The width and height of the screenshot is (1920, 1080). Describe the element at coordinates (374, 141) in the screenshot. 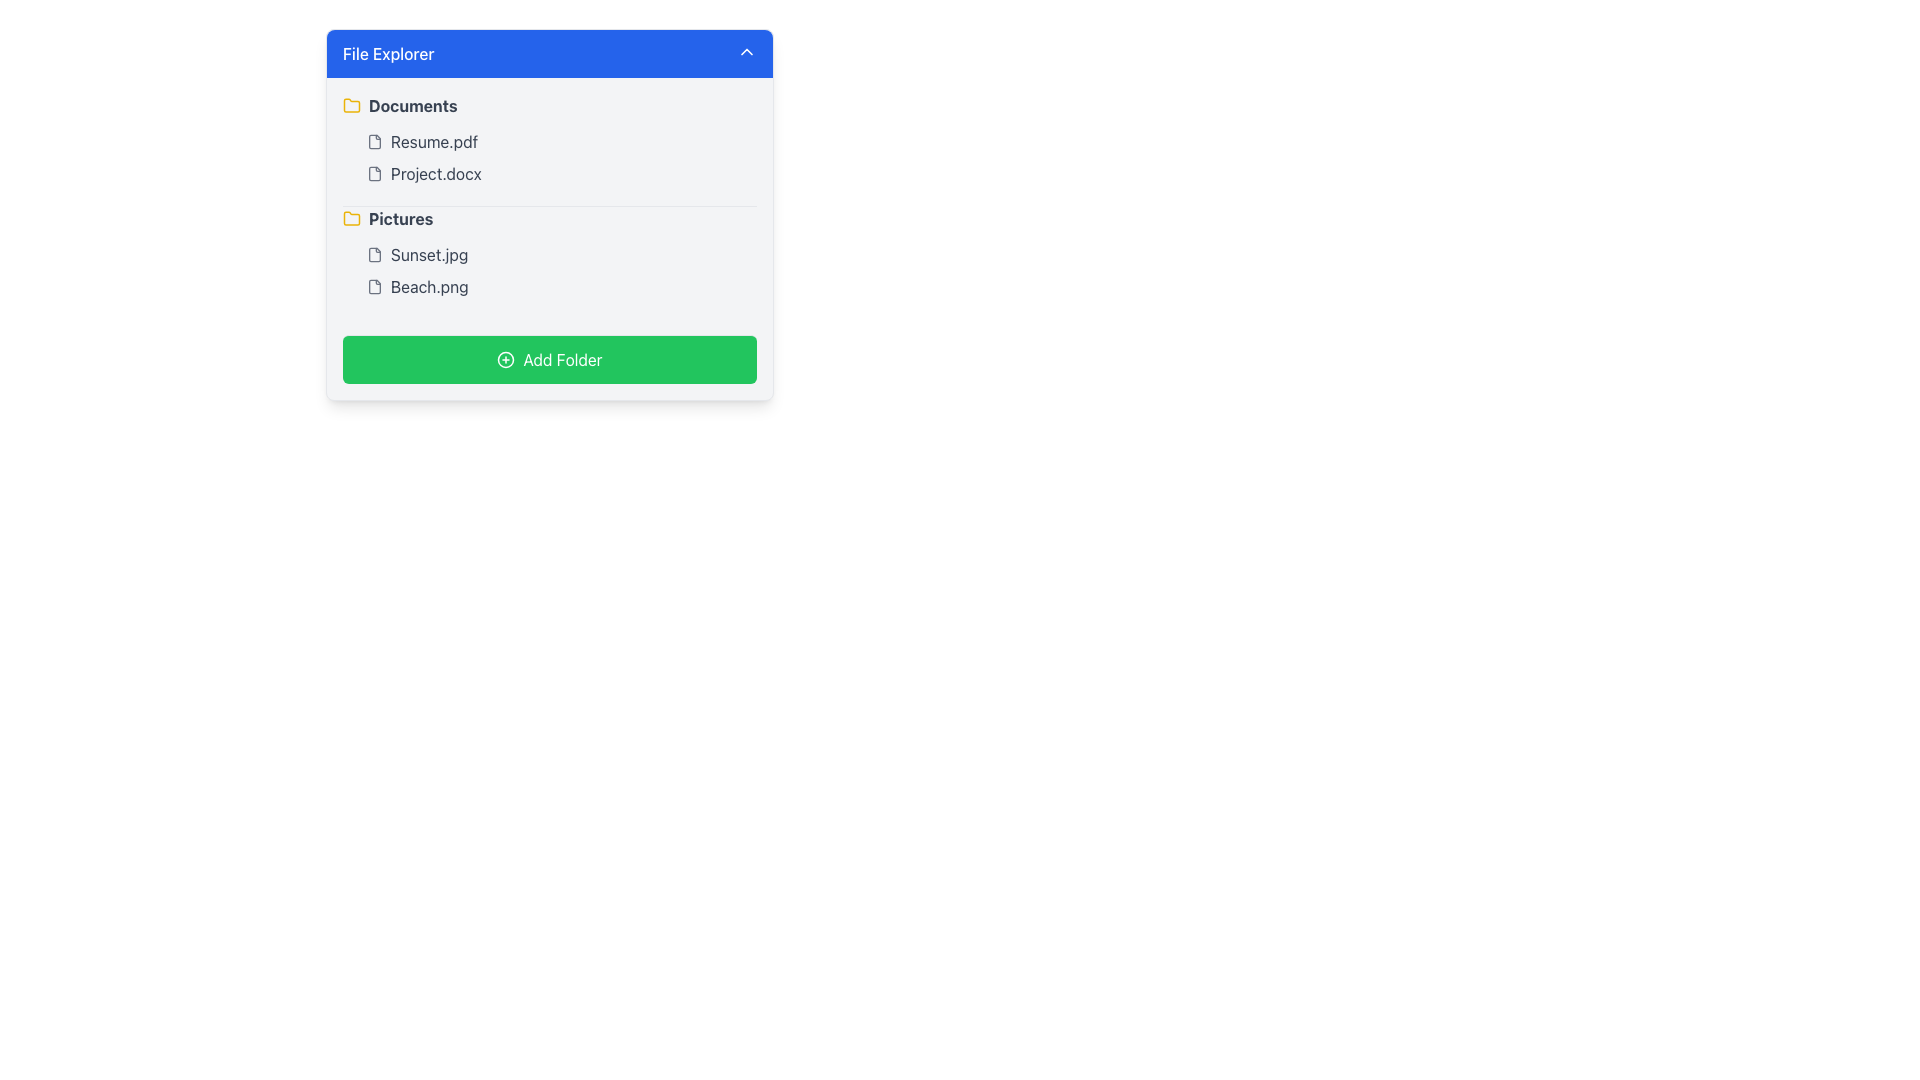

I see `the file icon for 'Resume.pdf', which is the first icon in its row under the 'Documents' category in the file explorer interface` at that location.